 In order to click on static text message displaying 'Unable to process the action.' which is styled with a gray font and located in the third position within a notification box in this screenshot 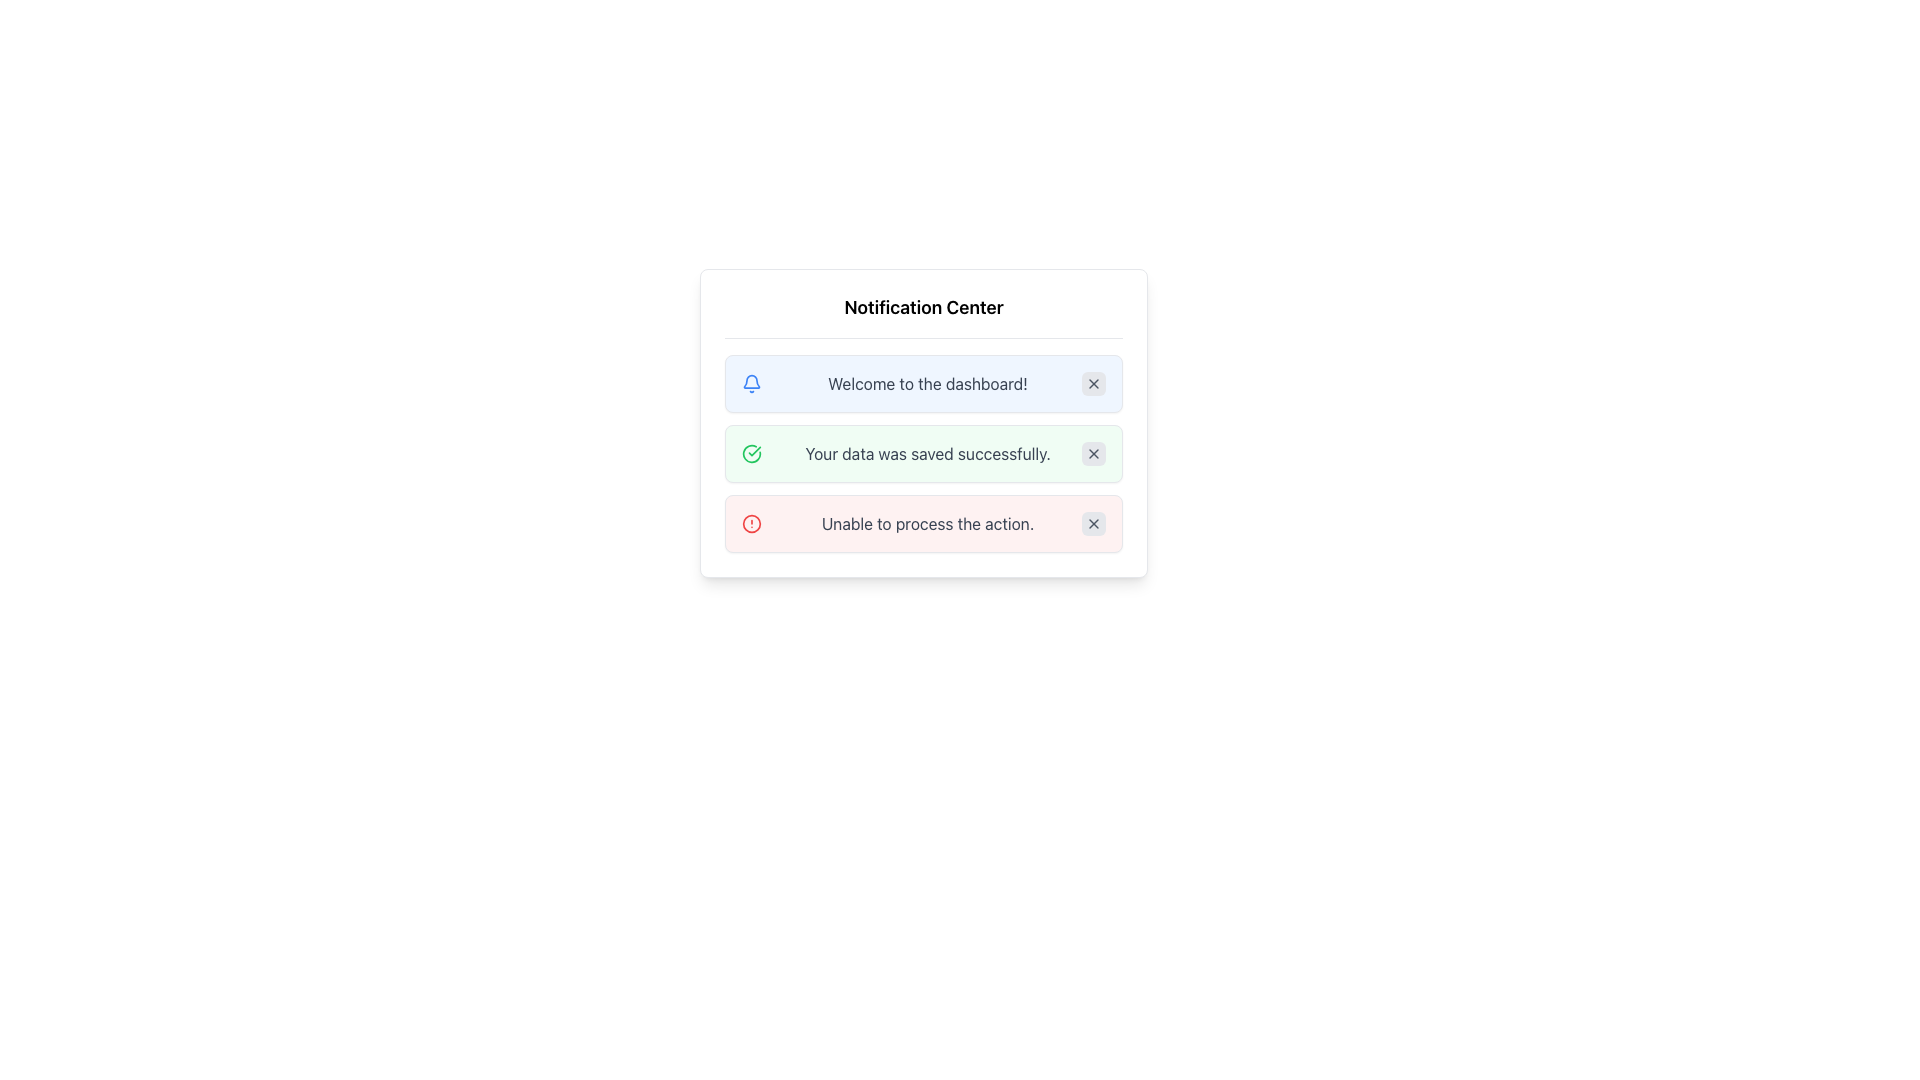, I will do `click(926, 523)`.